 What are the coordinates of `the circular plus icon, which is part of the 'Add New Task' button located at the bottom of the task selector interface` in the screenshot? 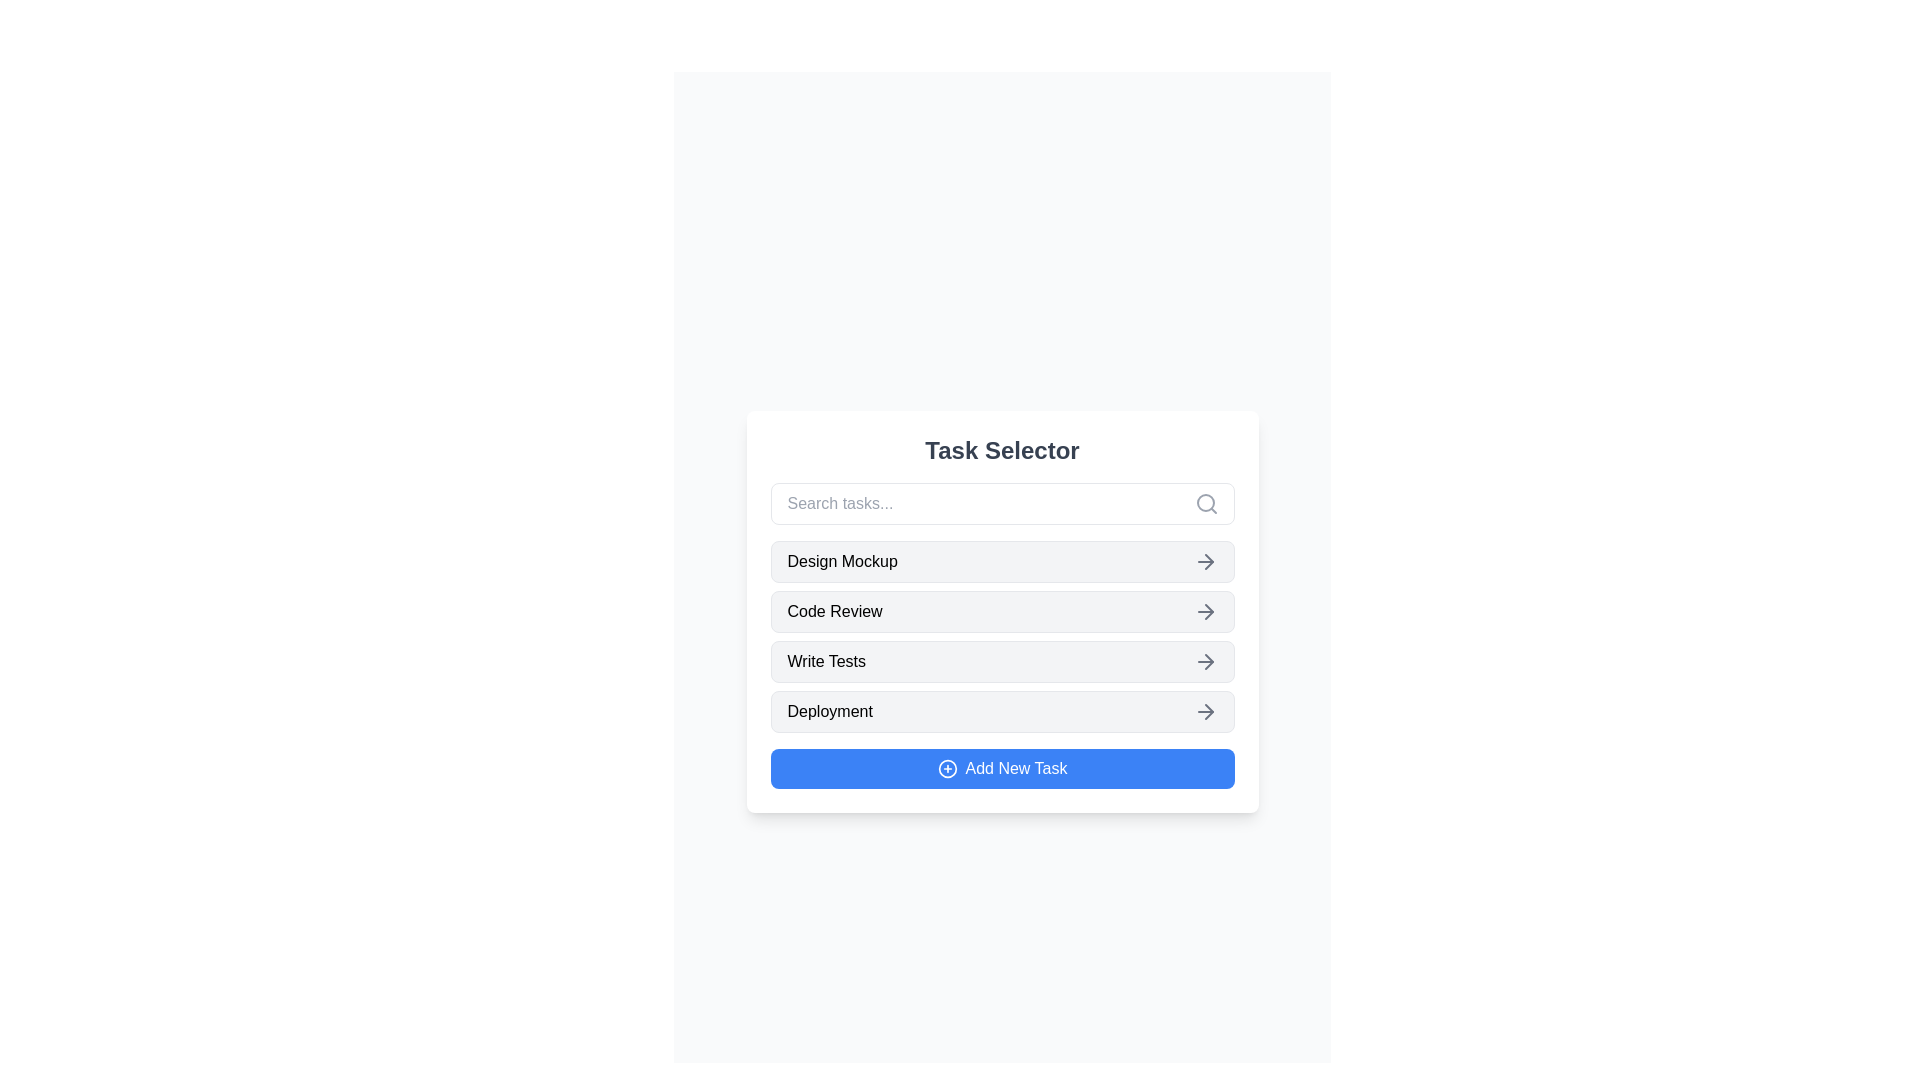 It's located at (946, 767).